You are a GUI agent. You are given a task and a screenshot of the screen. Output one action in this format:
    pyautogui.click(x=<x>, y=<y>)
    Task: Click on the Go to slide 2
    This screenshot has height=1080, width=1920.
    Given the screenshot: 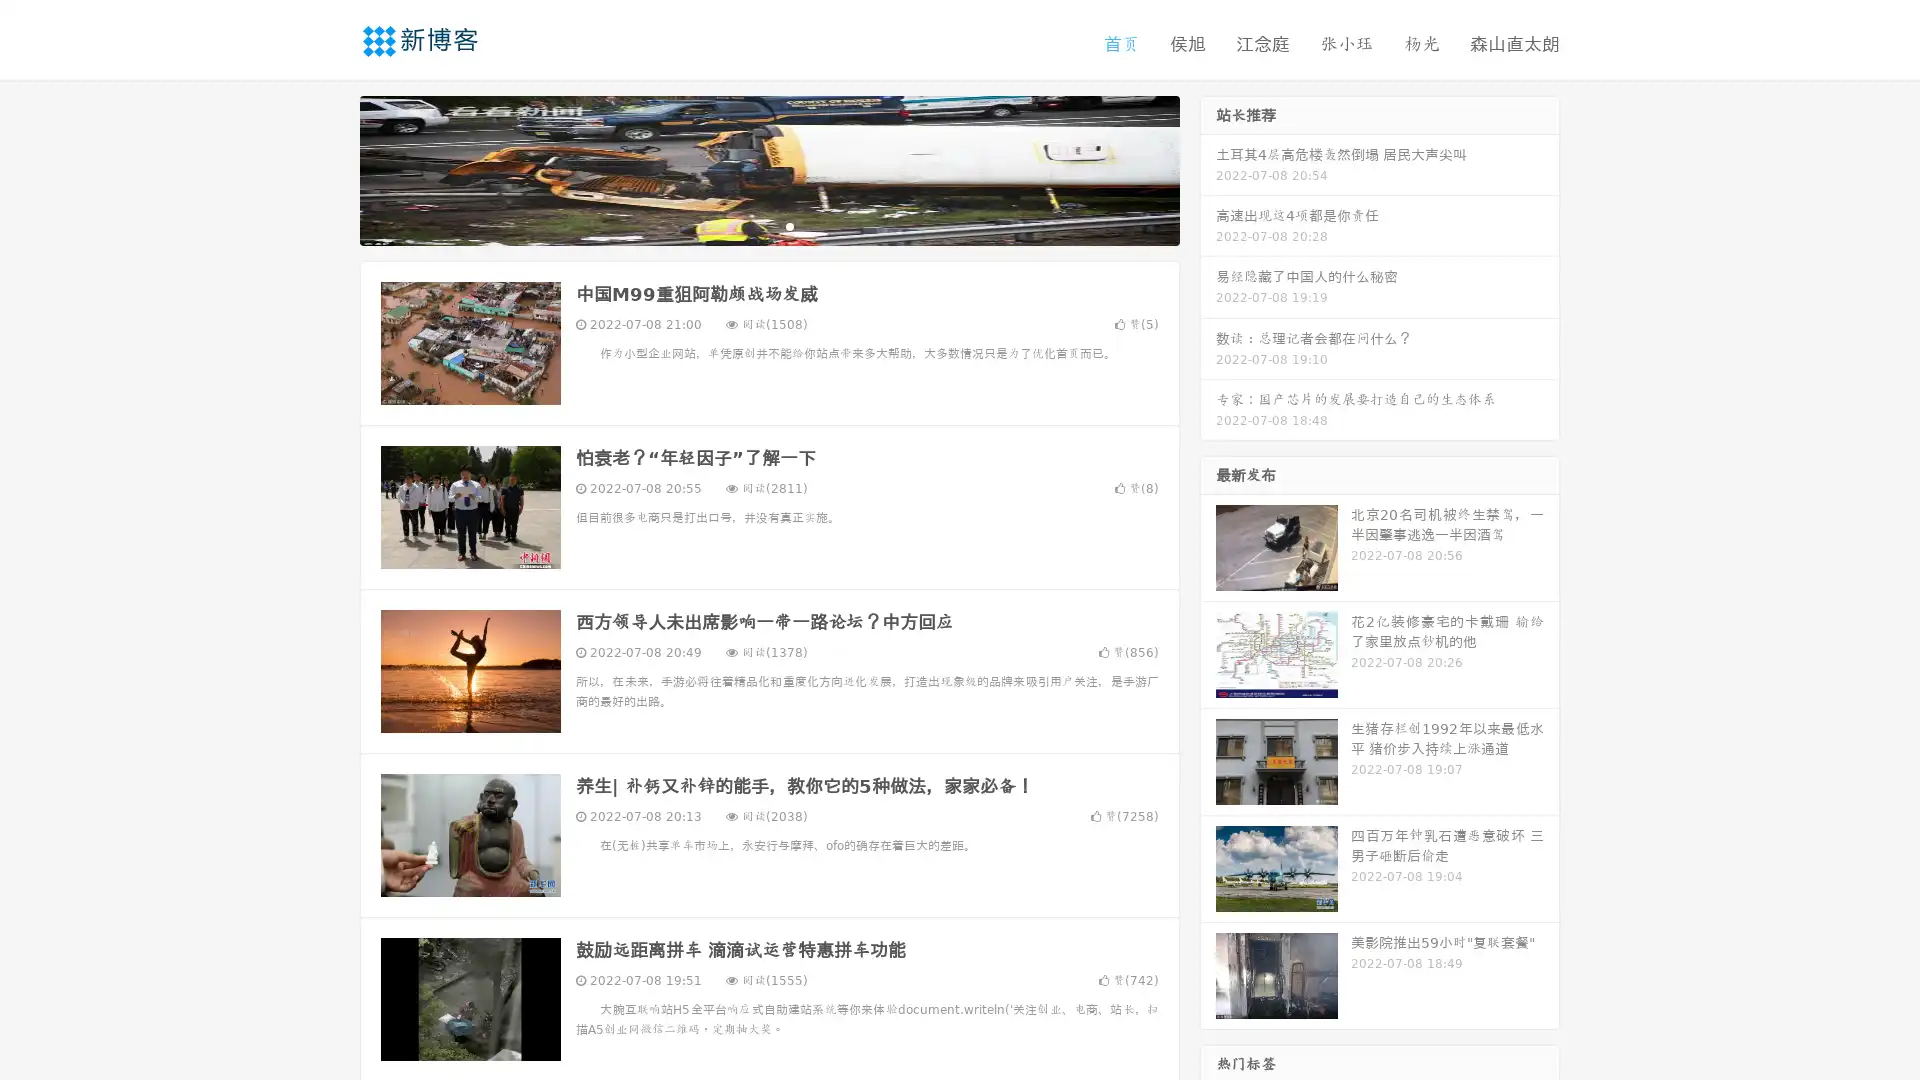 What is the action you would take?
    pyautogui.click(x=768, y=225)
    